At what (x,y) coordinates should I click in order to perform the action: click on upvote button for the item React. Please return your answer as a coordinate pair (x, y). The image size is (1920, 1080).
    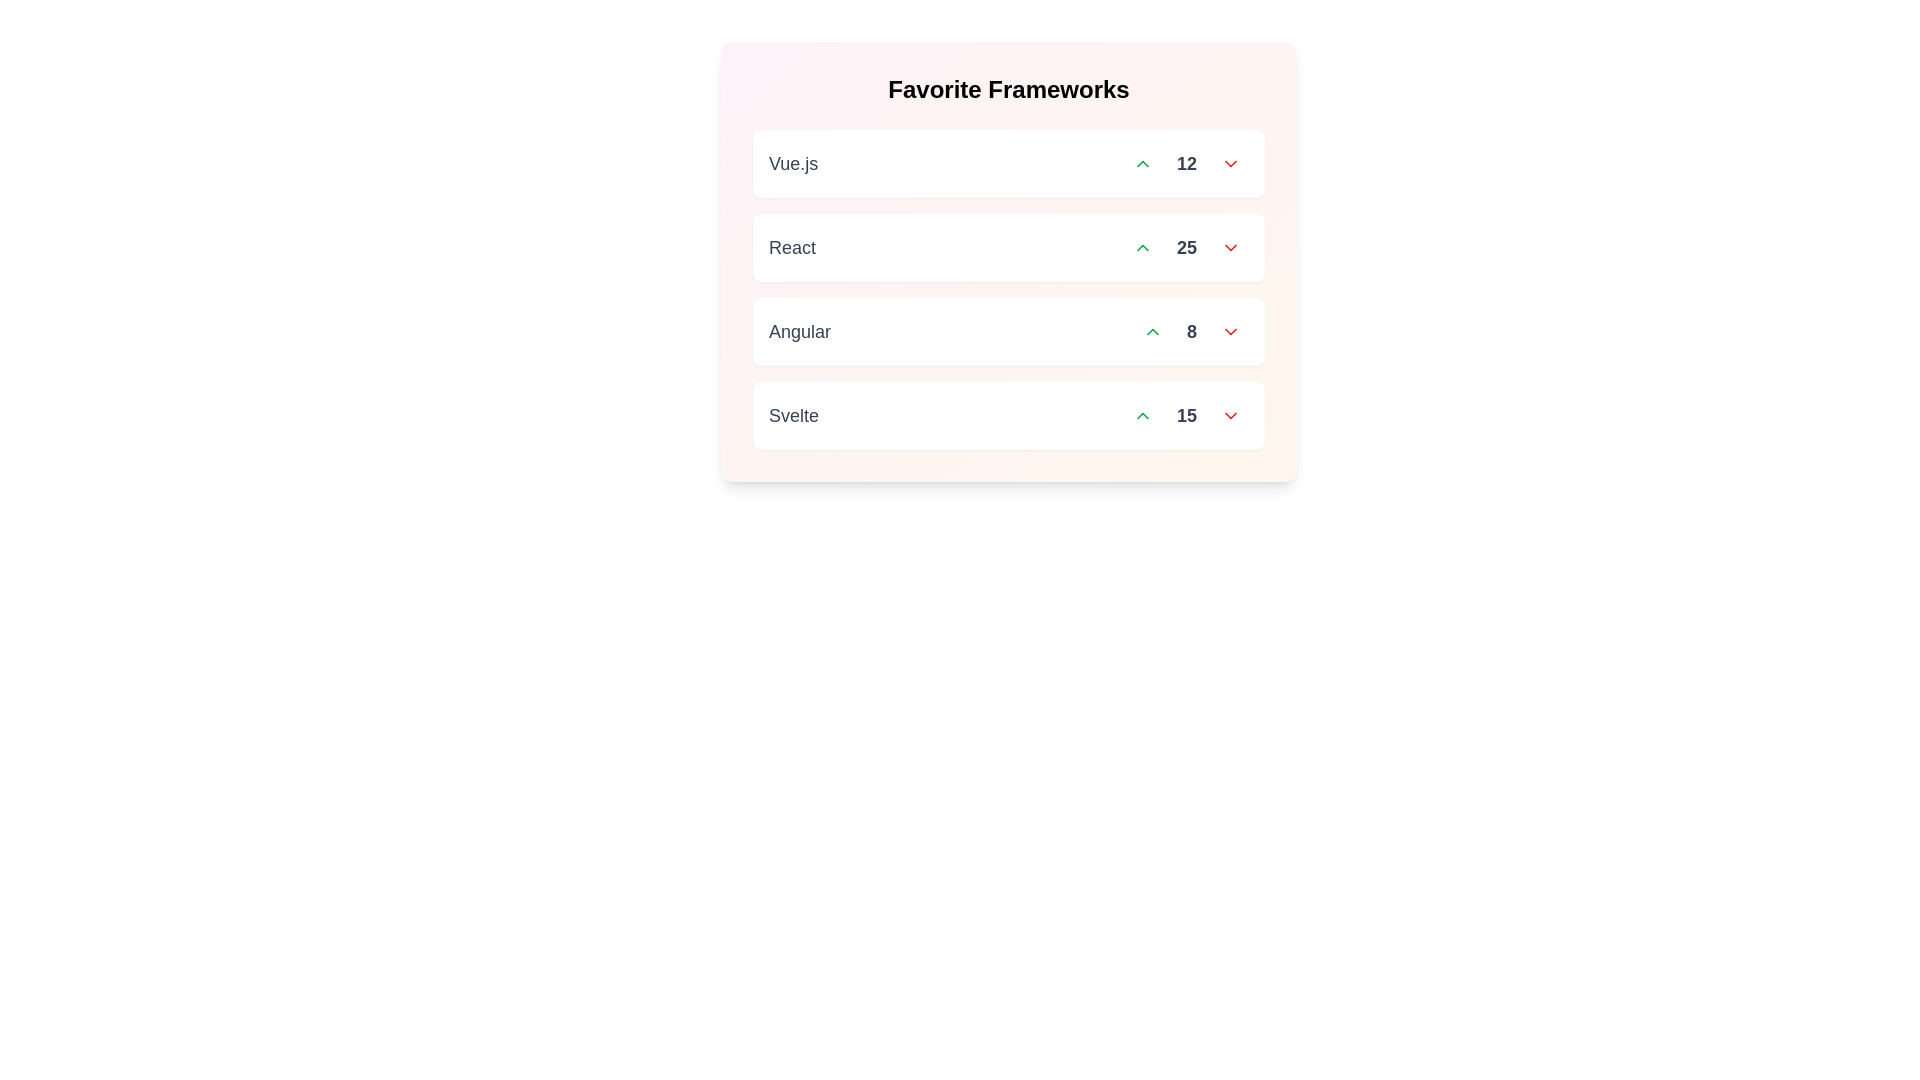
    Looking at the image, I should click on (1142, 246).